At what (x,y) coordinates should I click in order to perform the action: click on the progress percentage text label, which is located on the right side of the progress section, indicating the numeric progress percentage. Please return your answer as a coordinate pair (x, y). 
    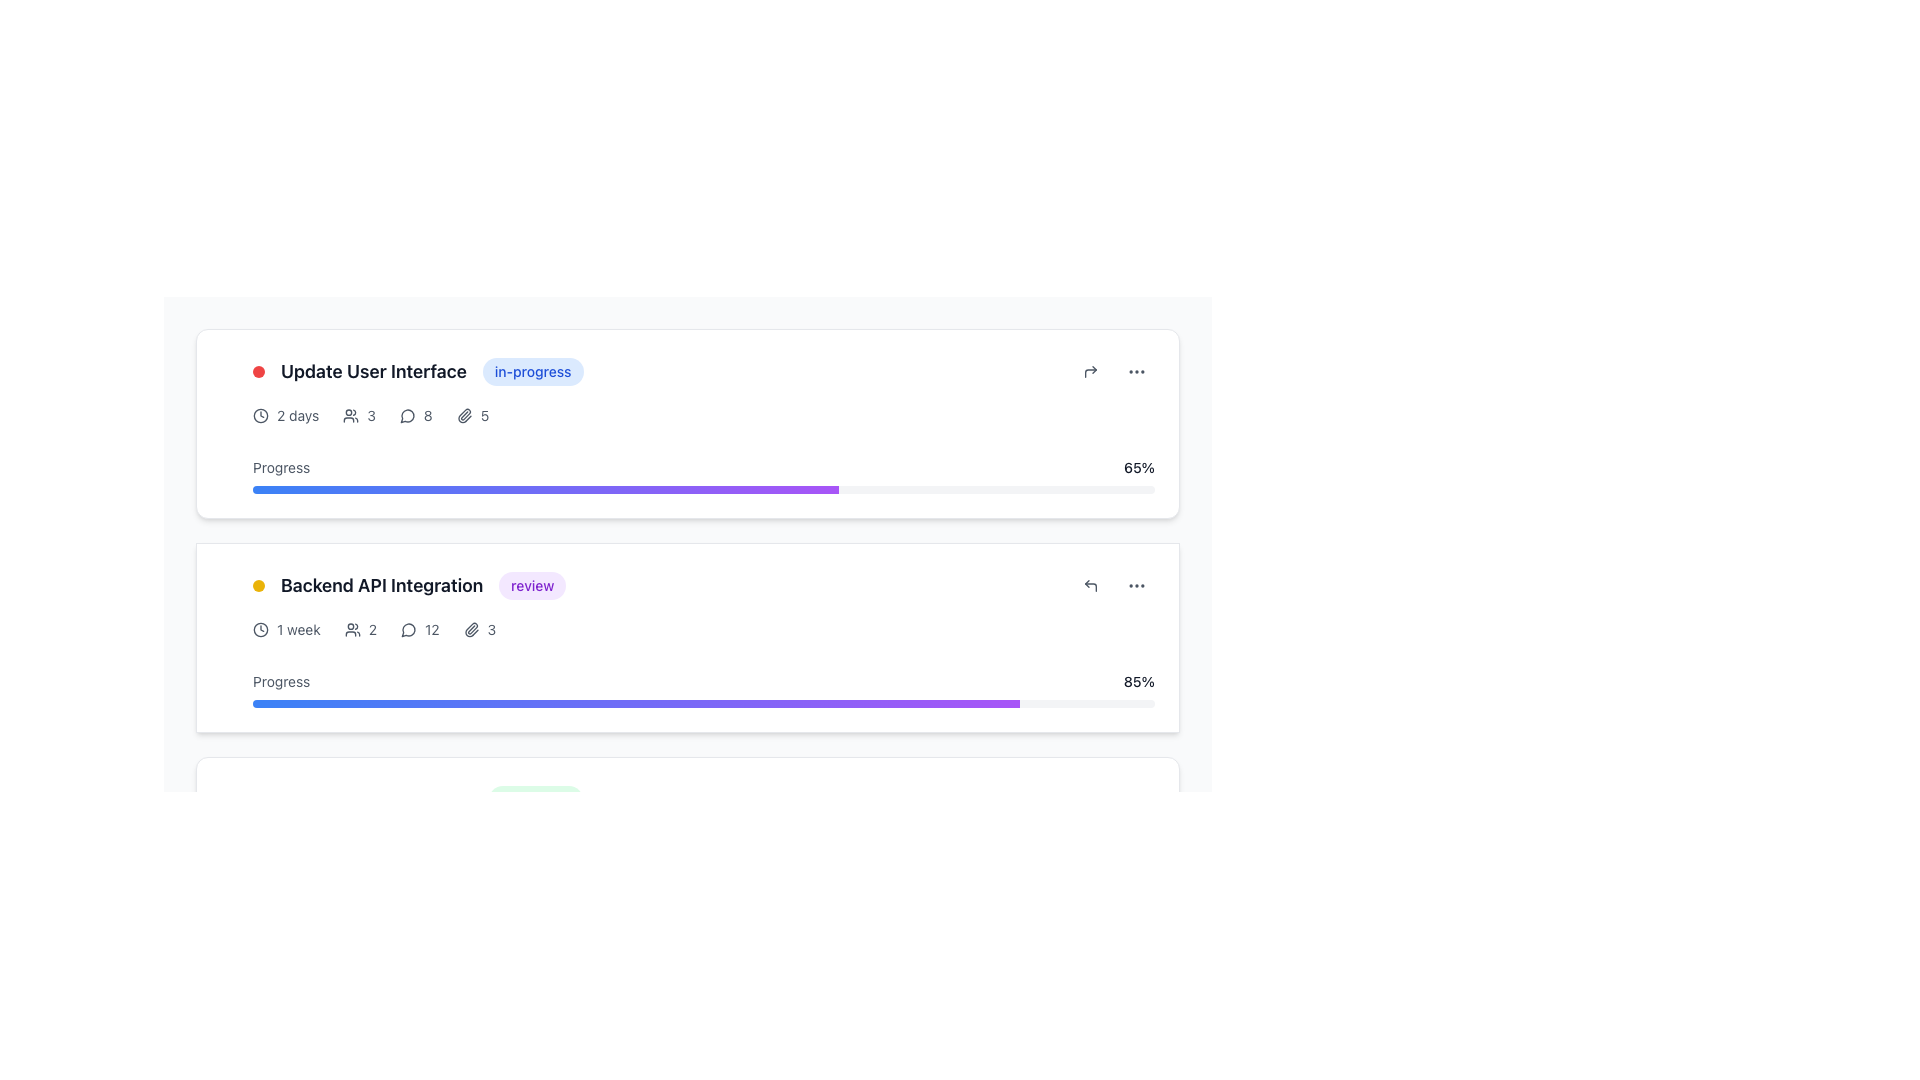
    Looking at the image, I should click on (1139, 467).